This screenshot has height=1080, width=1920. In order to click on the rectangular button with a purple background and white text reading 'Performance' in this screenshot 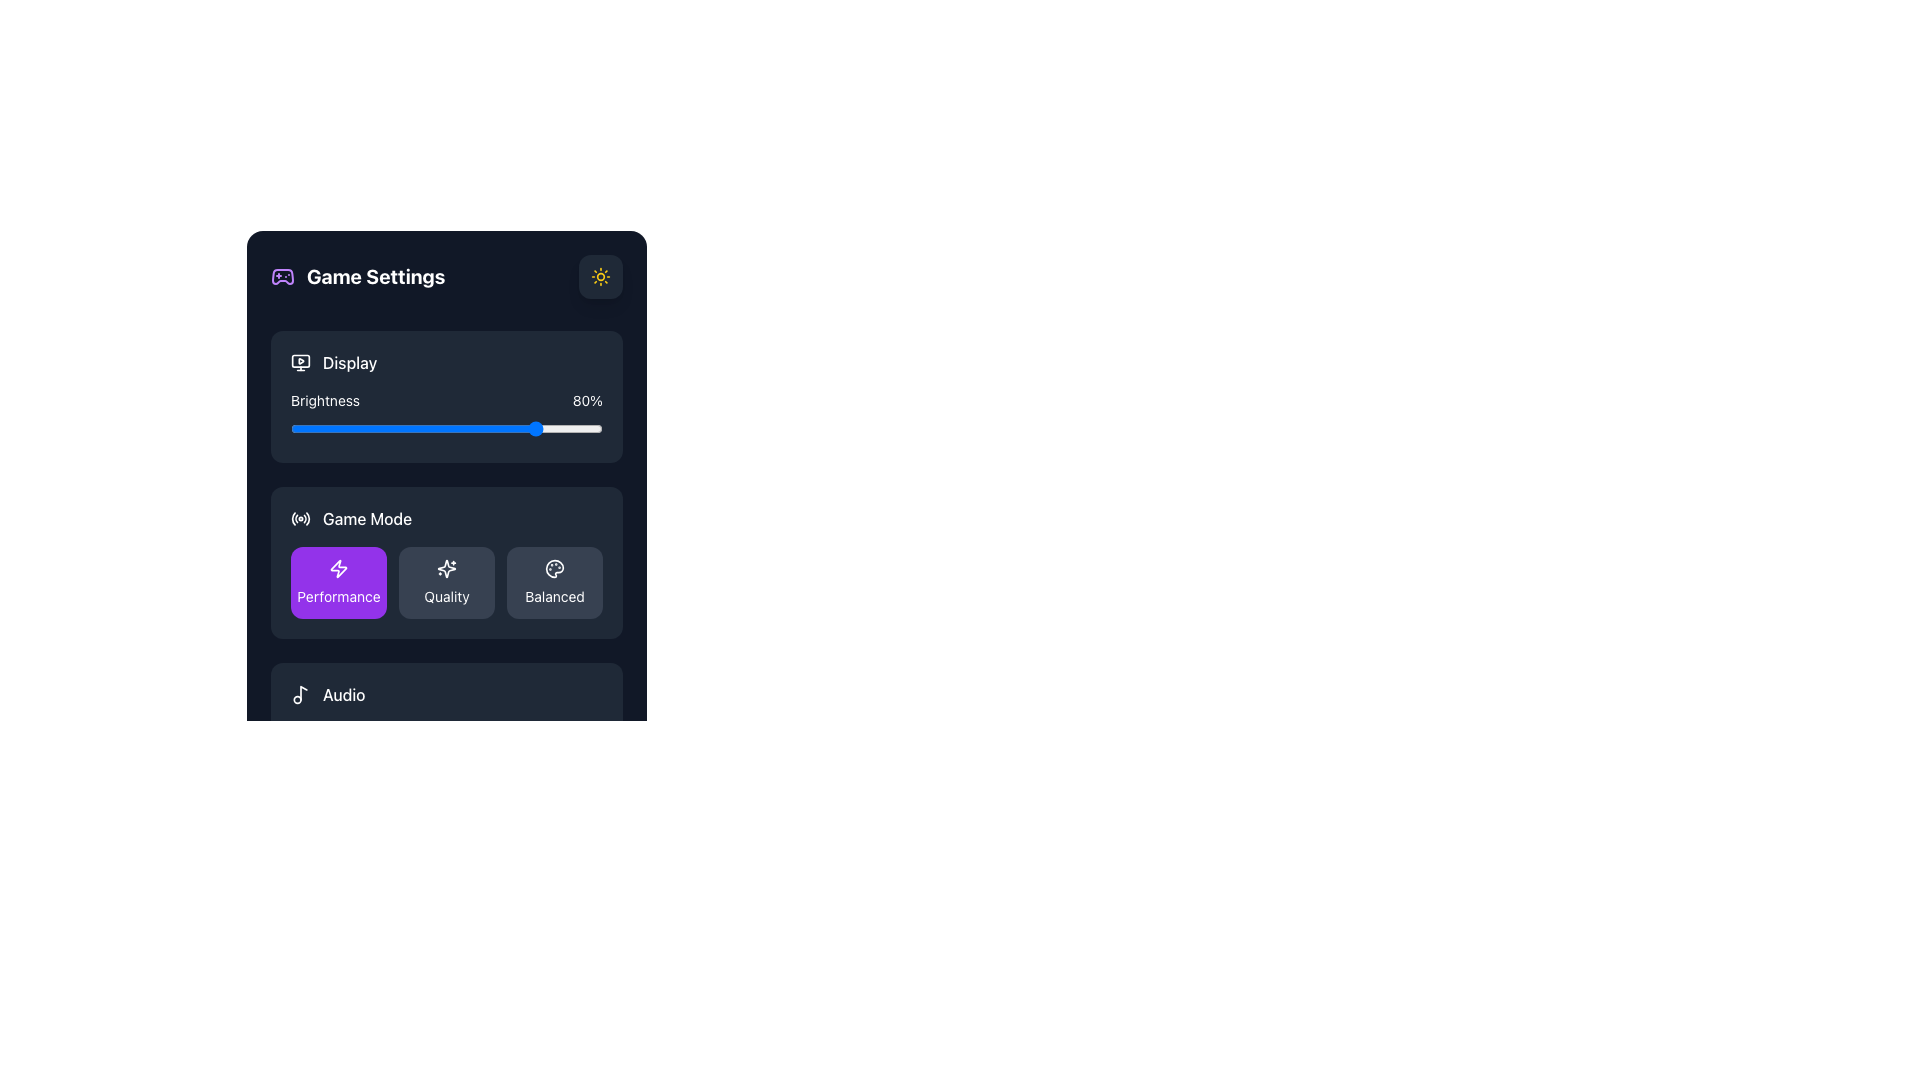, I will do `click(339, 582)`.